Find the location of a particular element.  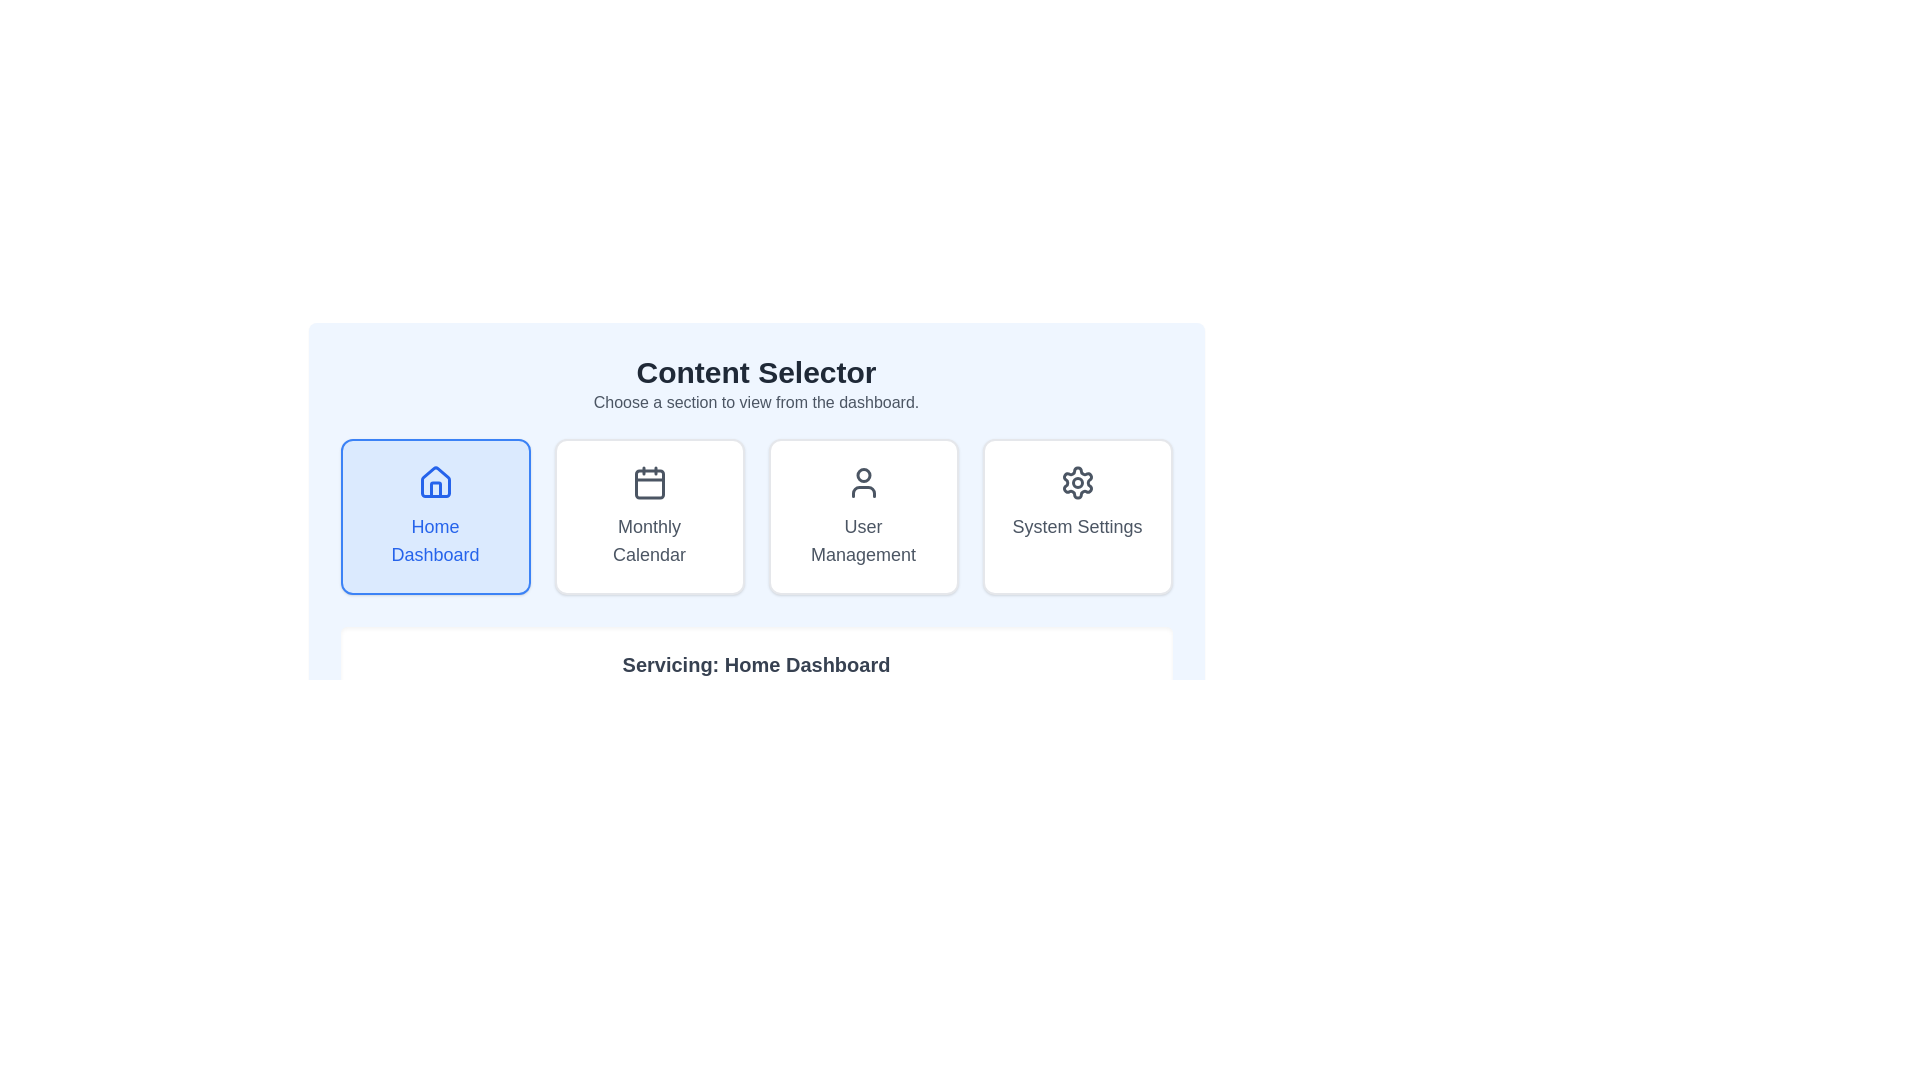

the text label indicating 'Servicing: Home Dashboard', which serves as a heading in the bottom section of the interface is located at coordinates (755, 664).